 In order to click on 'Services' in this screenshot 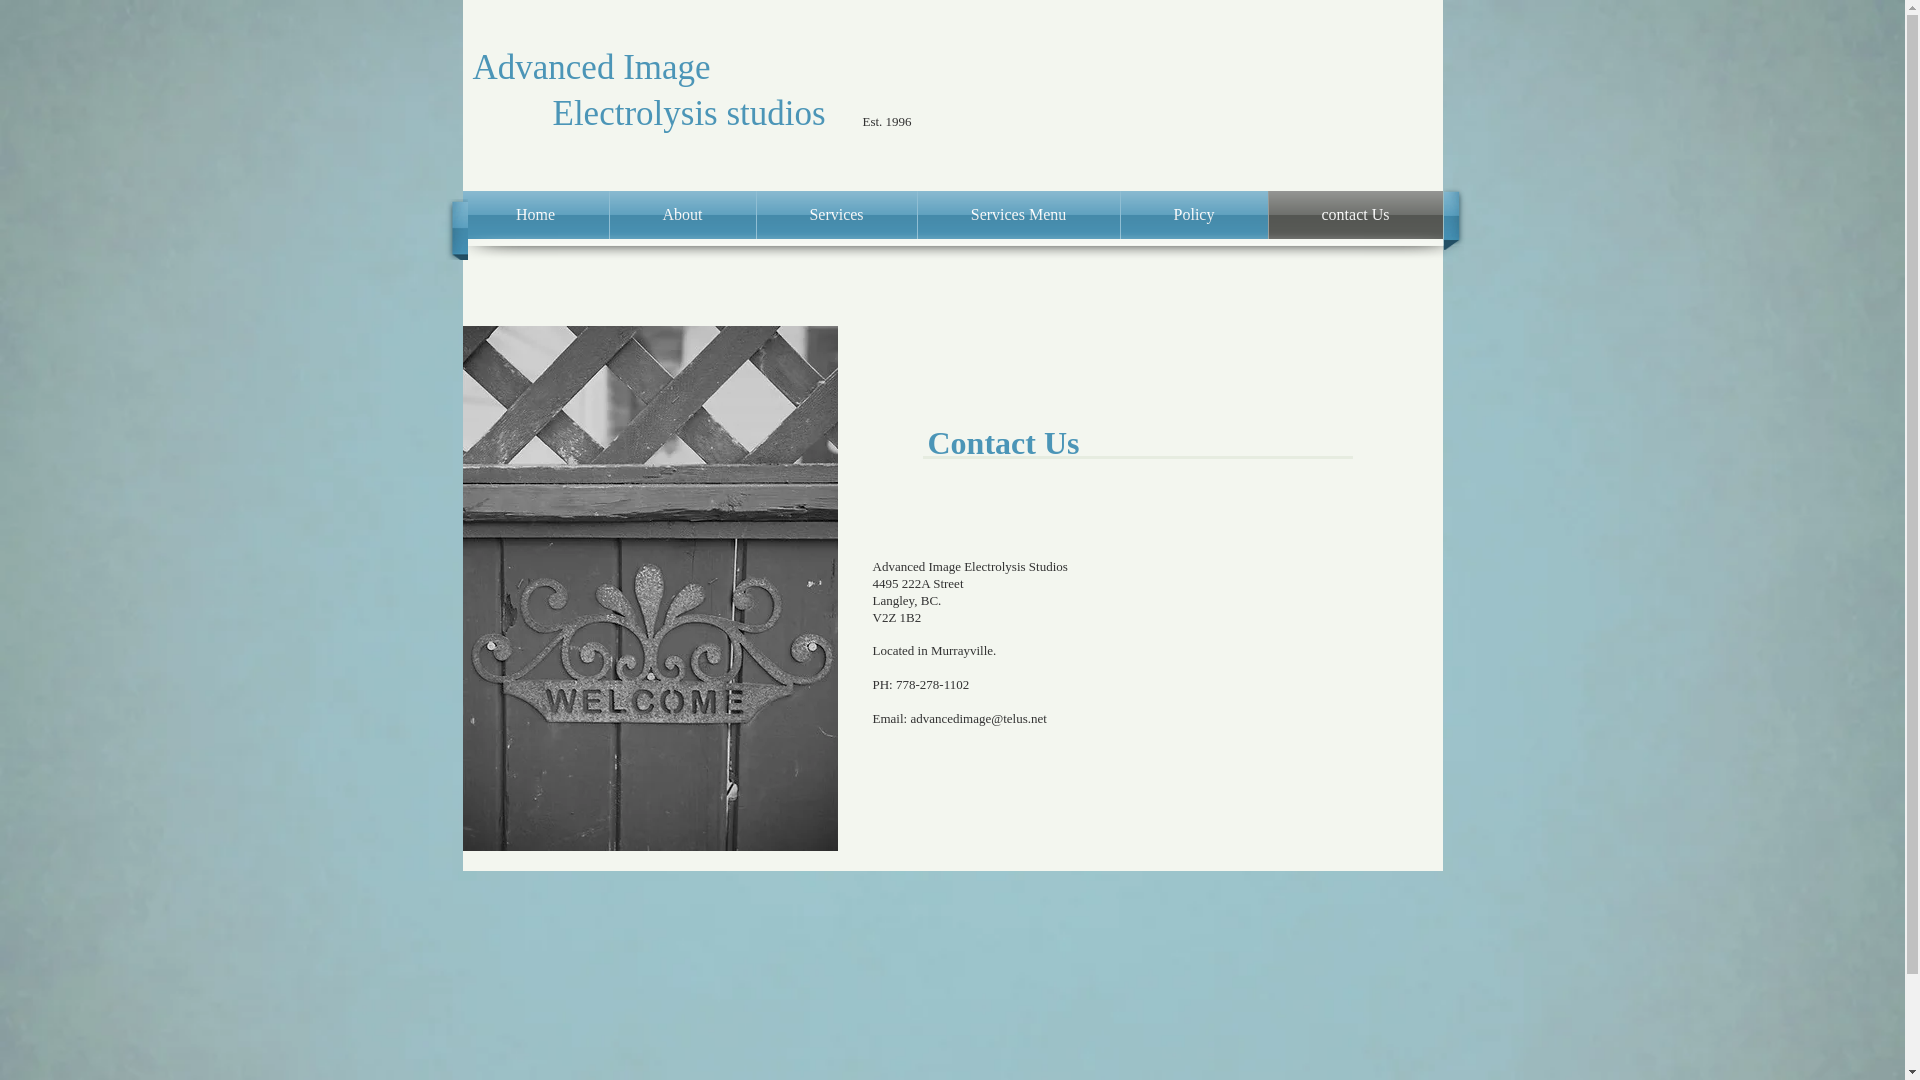, I will do `click(835, 215)`.